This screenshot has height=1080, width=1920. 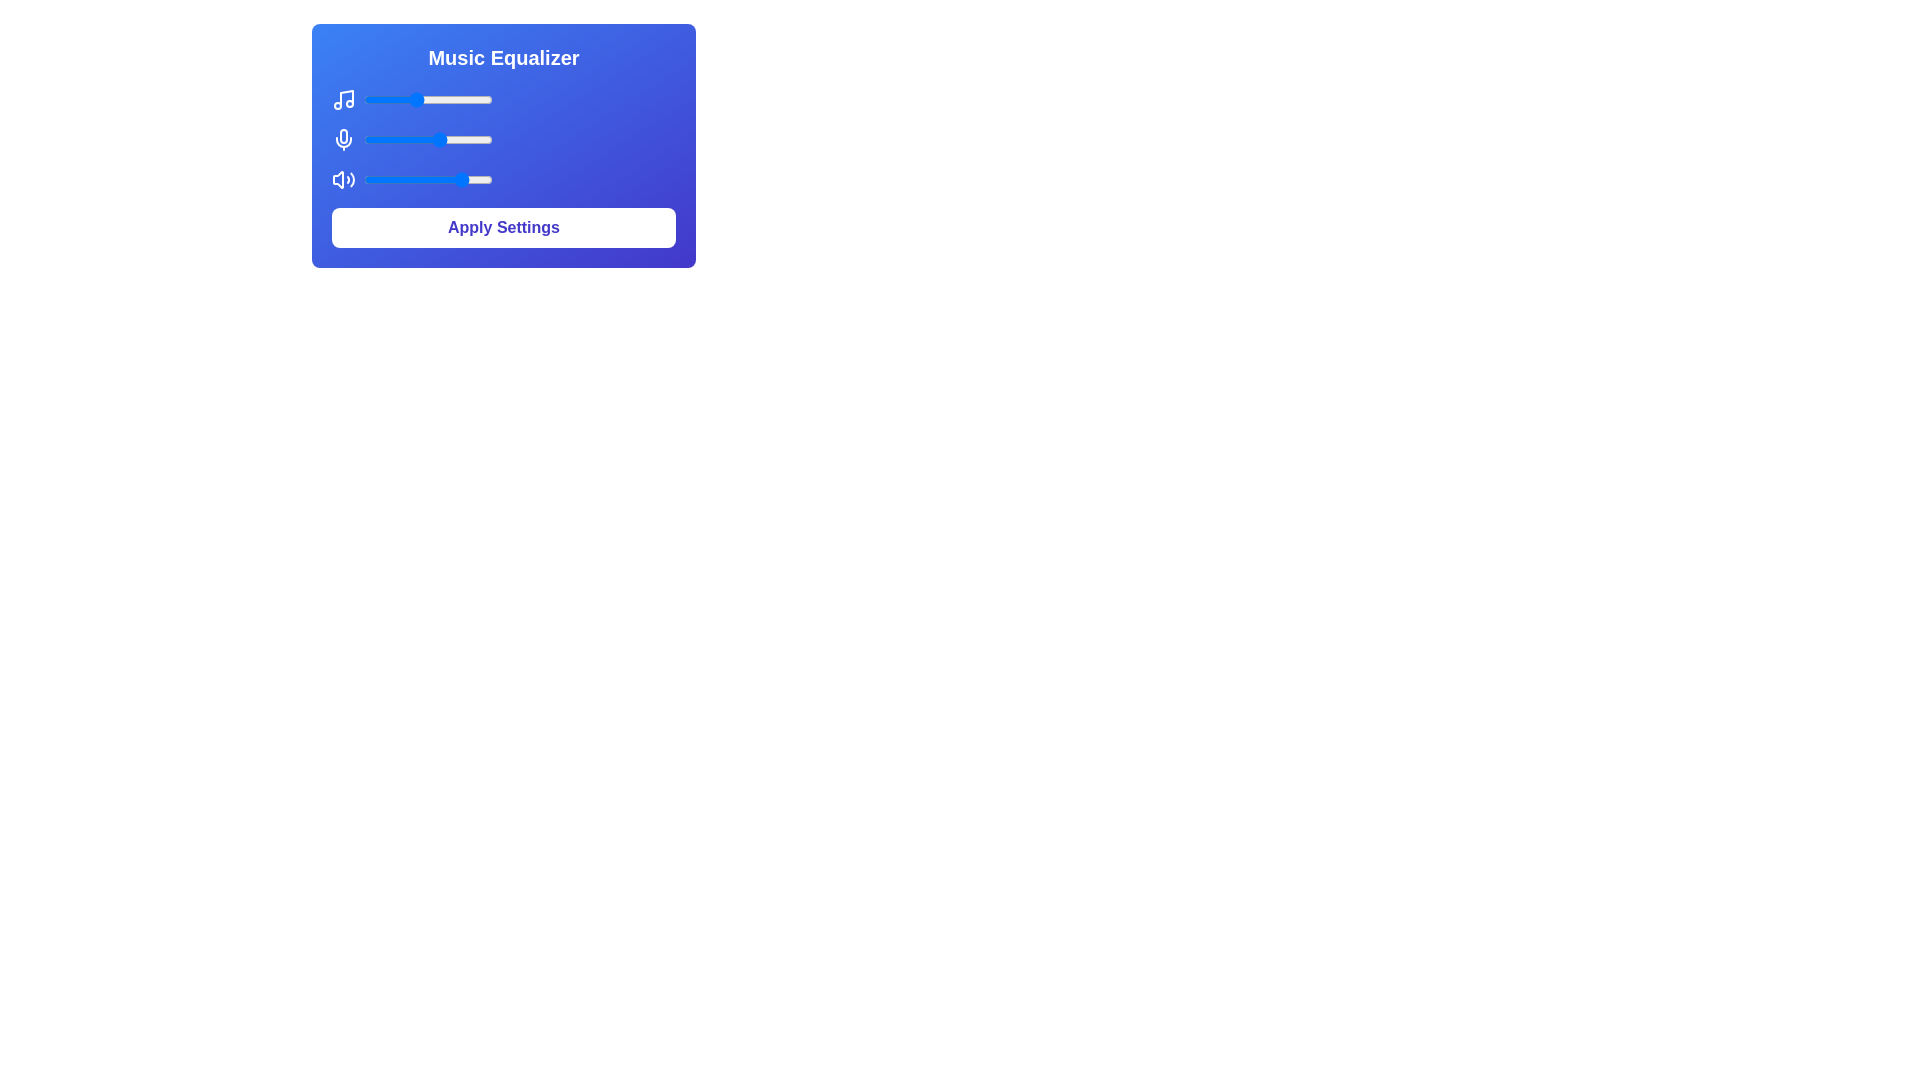 What do you see at coordinates (370, 180) in the screenshot?
I see `the slider value` at bounding box center [370, 180].